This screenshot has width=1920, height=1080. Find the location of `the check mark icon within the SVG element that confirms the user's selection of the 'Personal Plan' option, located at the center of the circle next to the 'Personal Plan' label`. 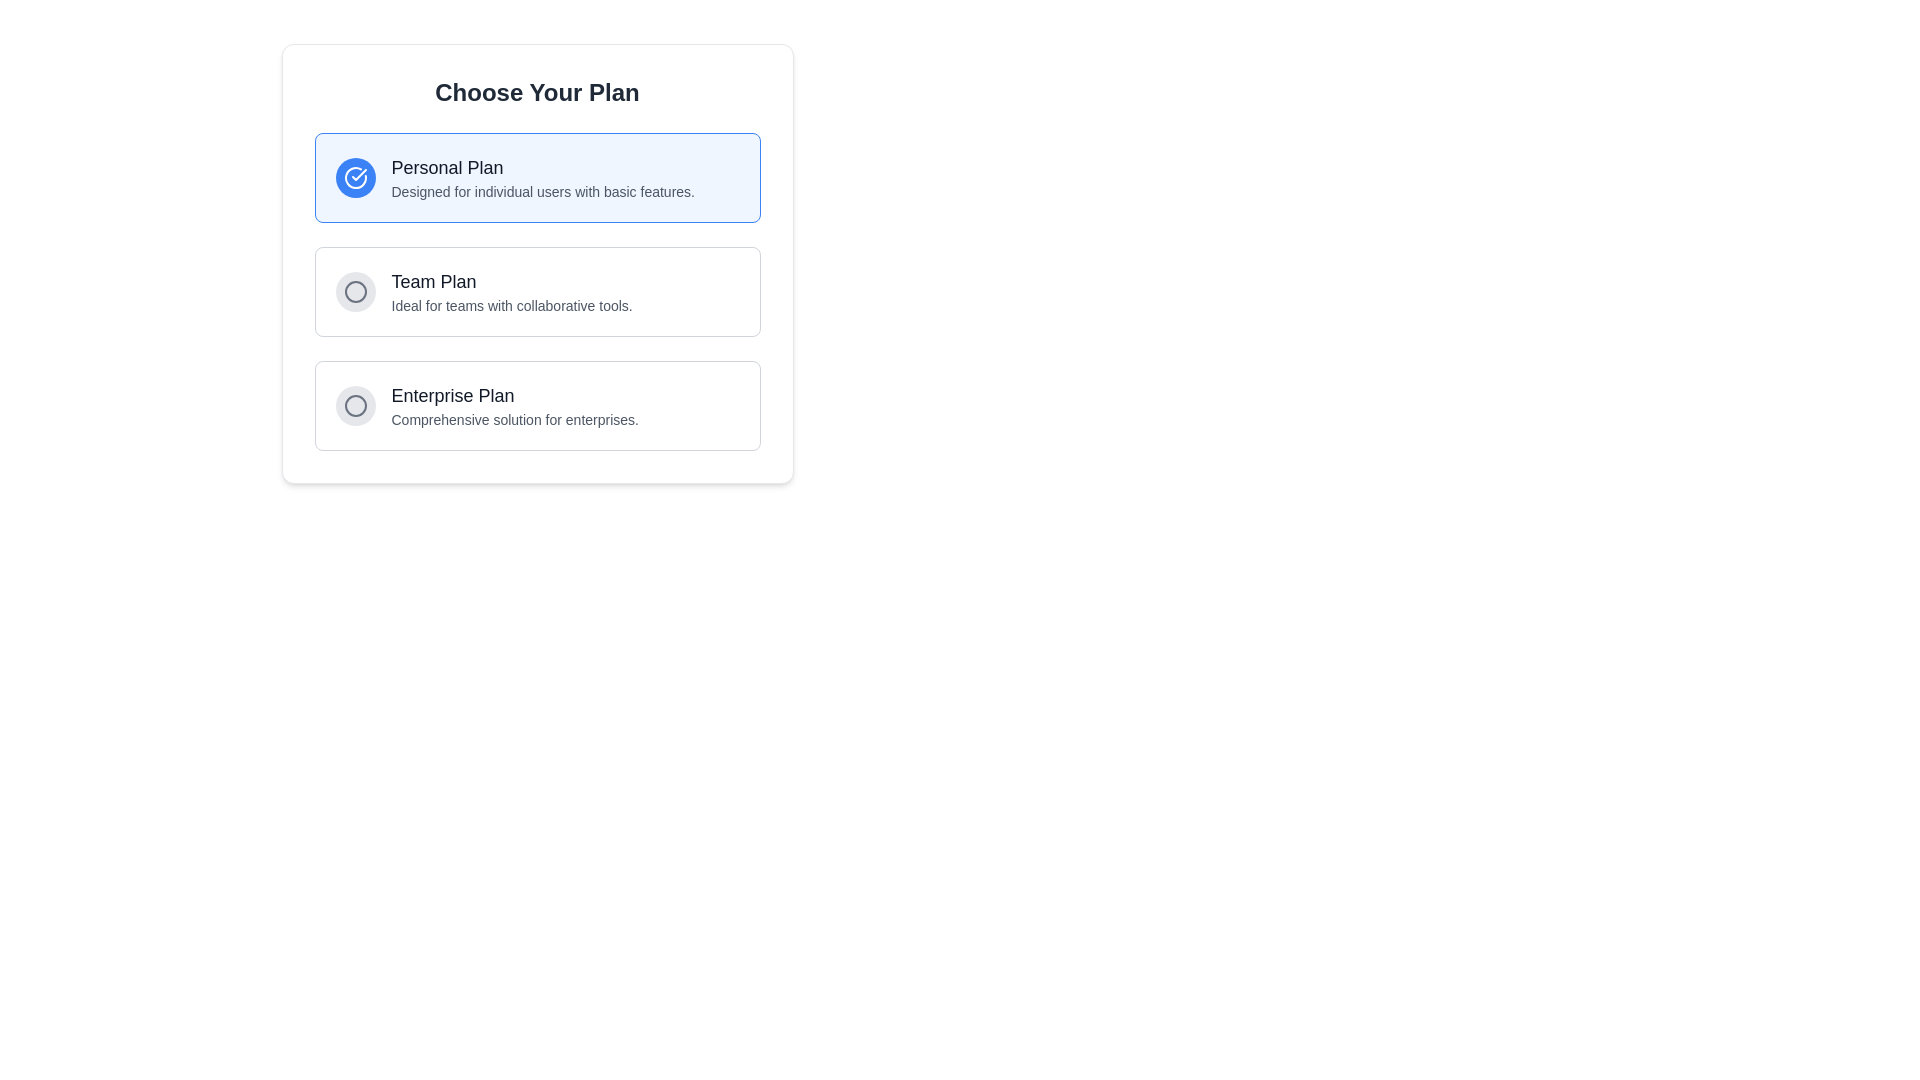

the check mark icon within the SVG element that confirms the user's selection of the 'Personal Plan' option, located at the center of the circle next to the 'Personal Plan' label is located at coordinates (359, 173).